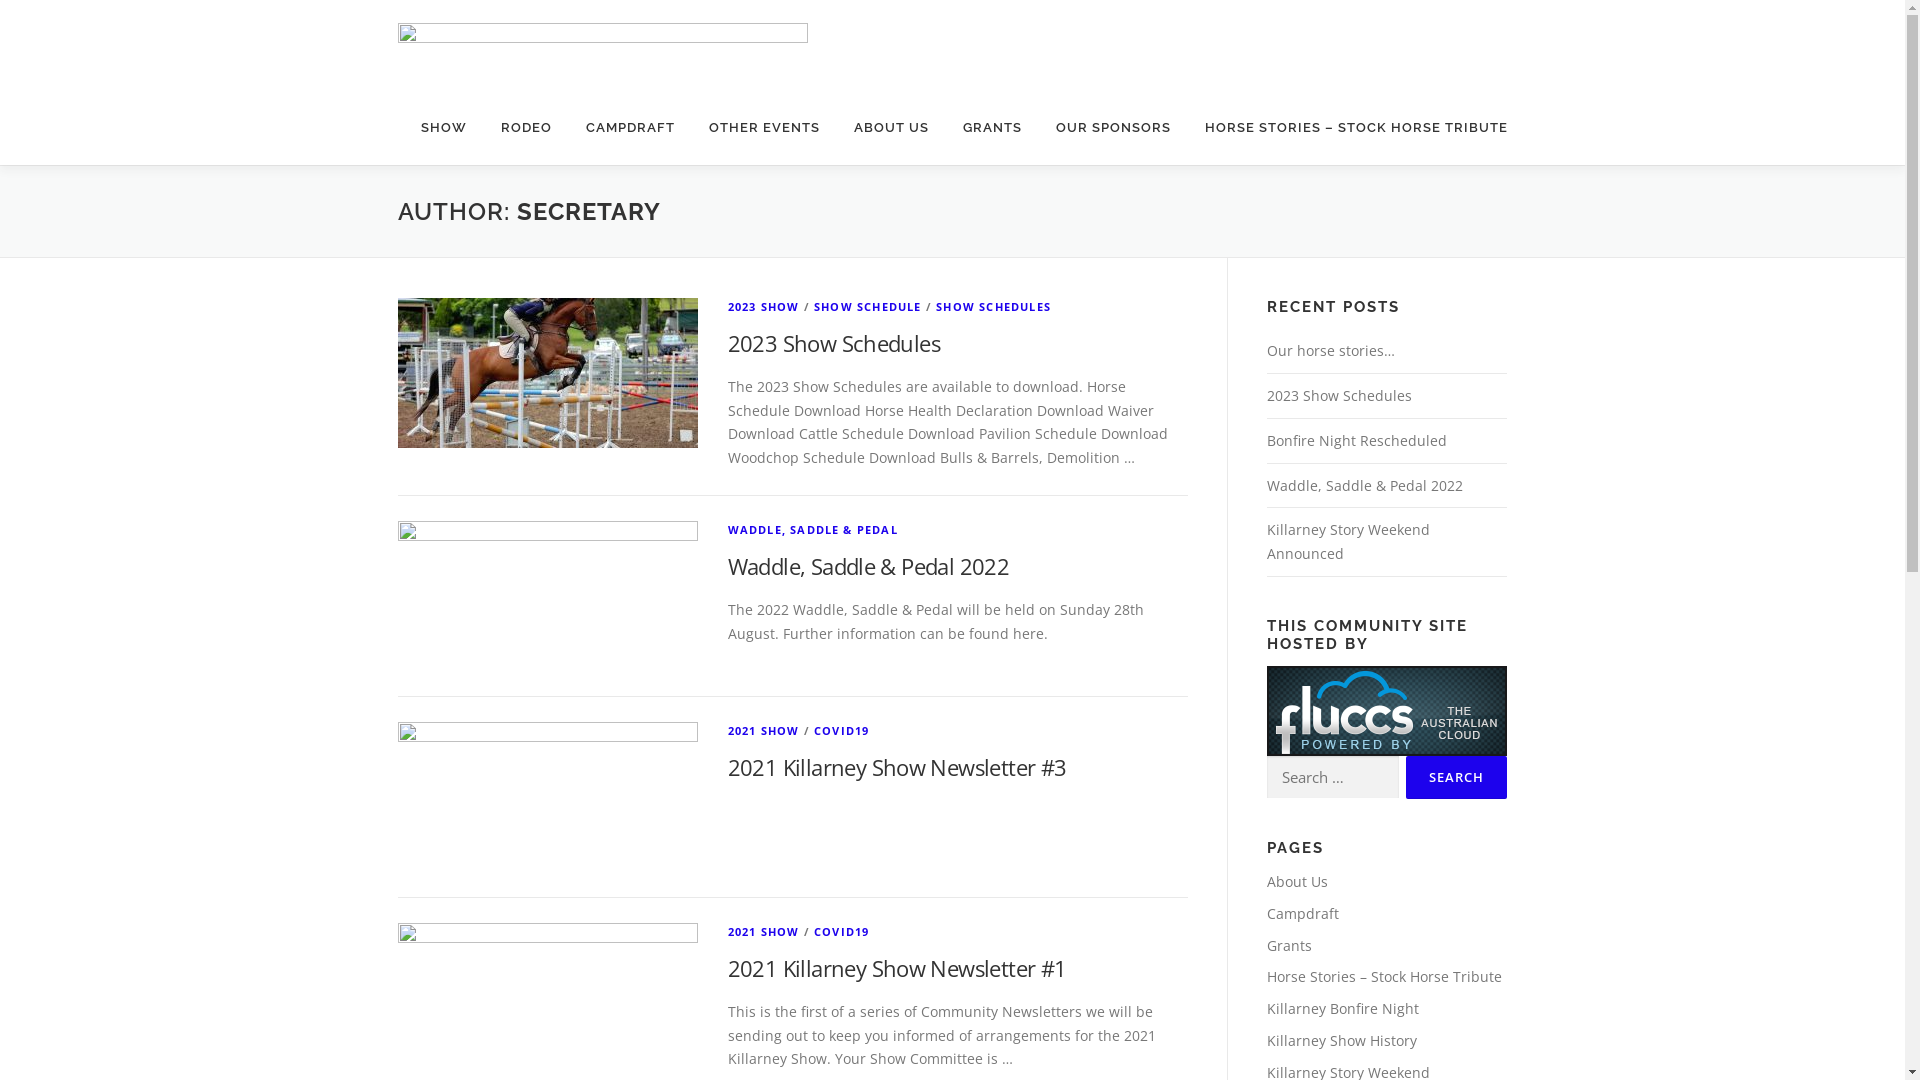 The height and width of the screenshot is (1080, 1920). Describe the element at coordinates (1356, 439) in the screenshot. I see `'Bonfire Night Rescheduled'` at that location.